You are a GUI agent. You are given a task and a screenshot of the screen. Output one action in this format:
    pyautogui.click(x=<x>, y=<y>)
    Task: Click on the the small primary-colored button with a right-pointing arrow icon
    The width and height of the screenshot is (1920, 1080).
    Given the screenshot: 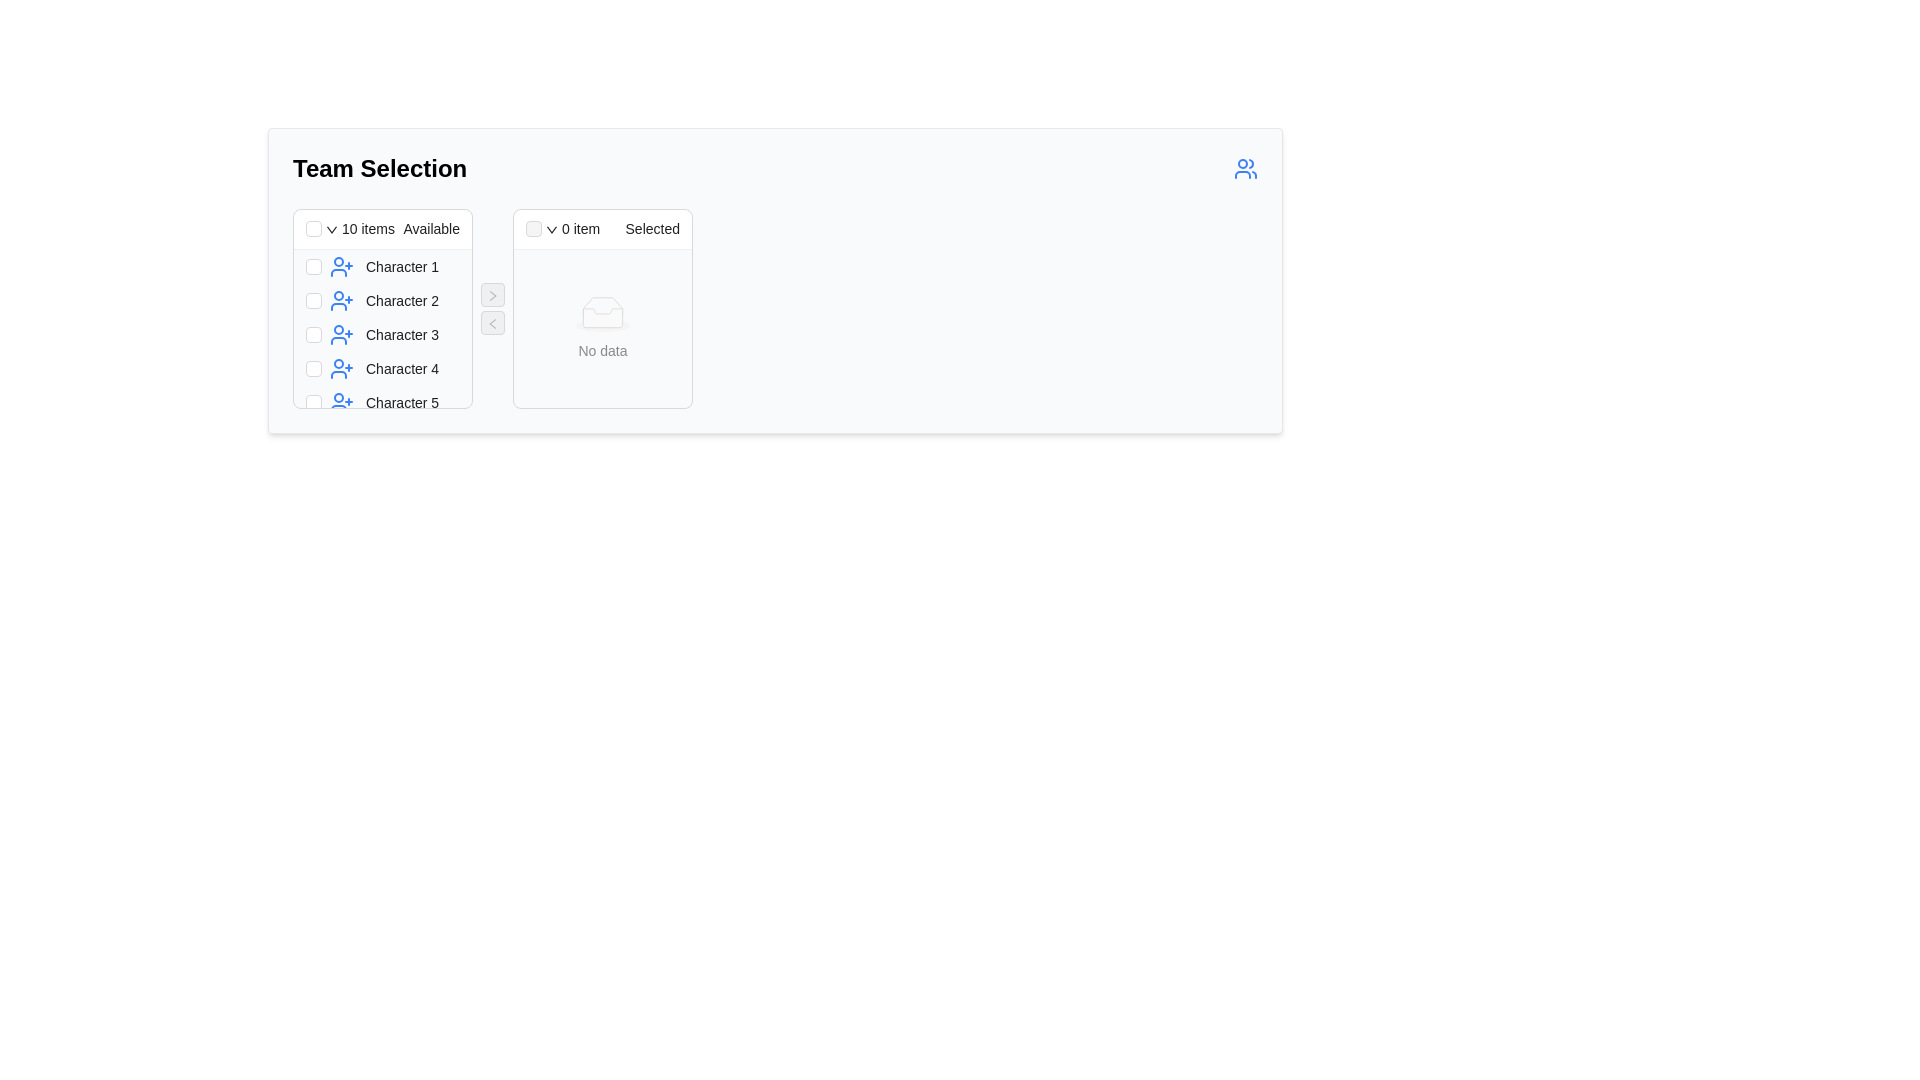 What is the action you would take?
    pyautogui.click(x=493, y=294)
    